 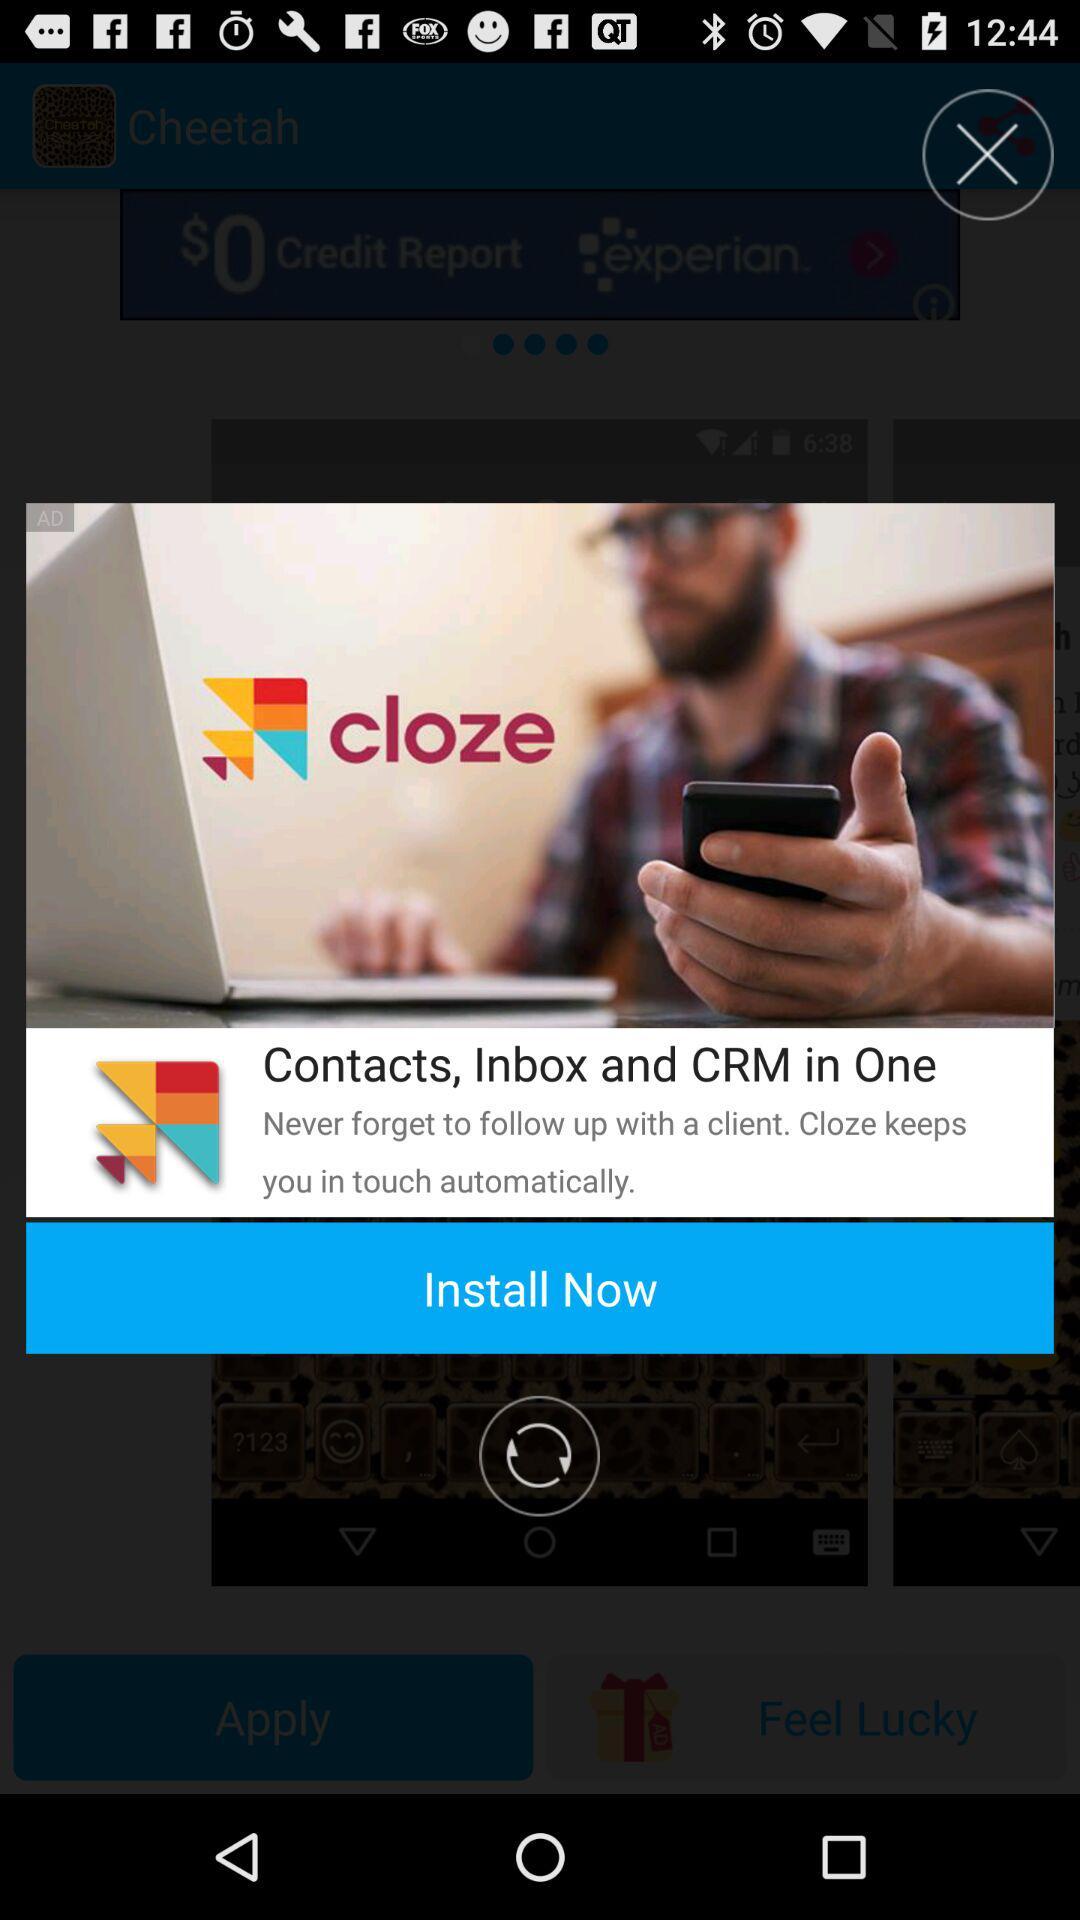 I want to click on the app above install now, so click(x=156, y=1122).